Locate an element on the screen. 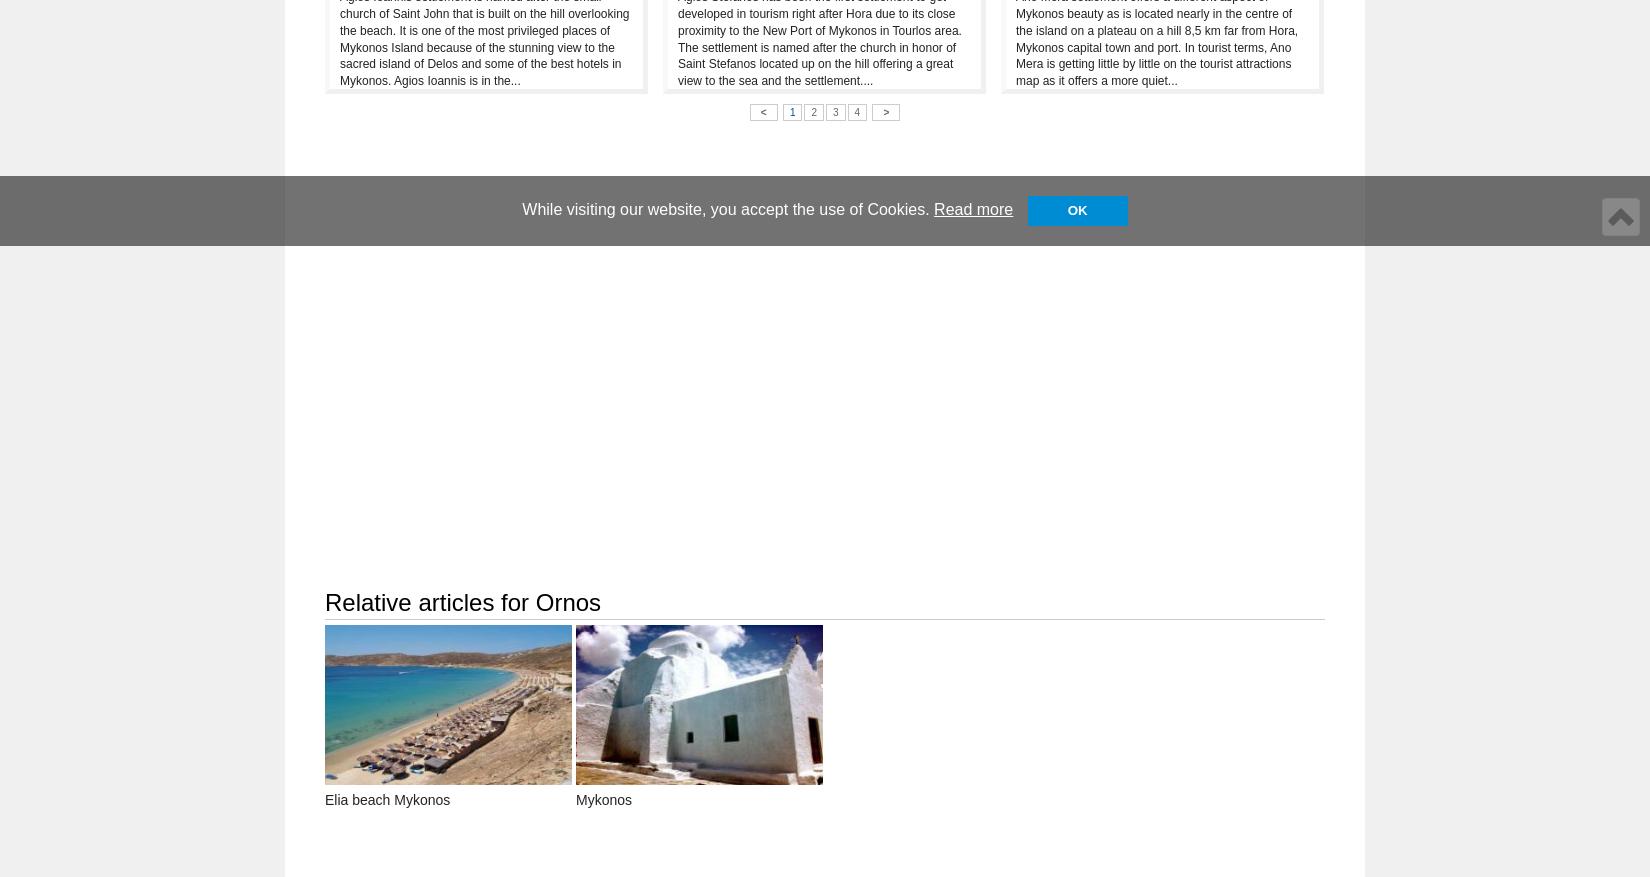  '3' is located at coordinates (832, 111).